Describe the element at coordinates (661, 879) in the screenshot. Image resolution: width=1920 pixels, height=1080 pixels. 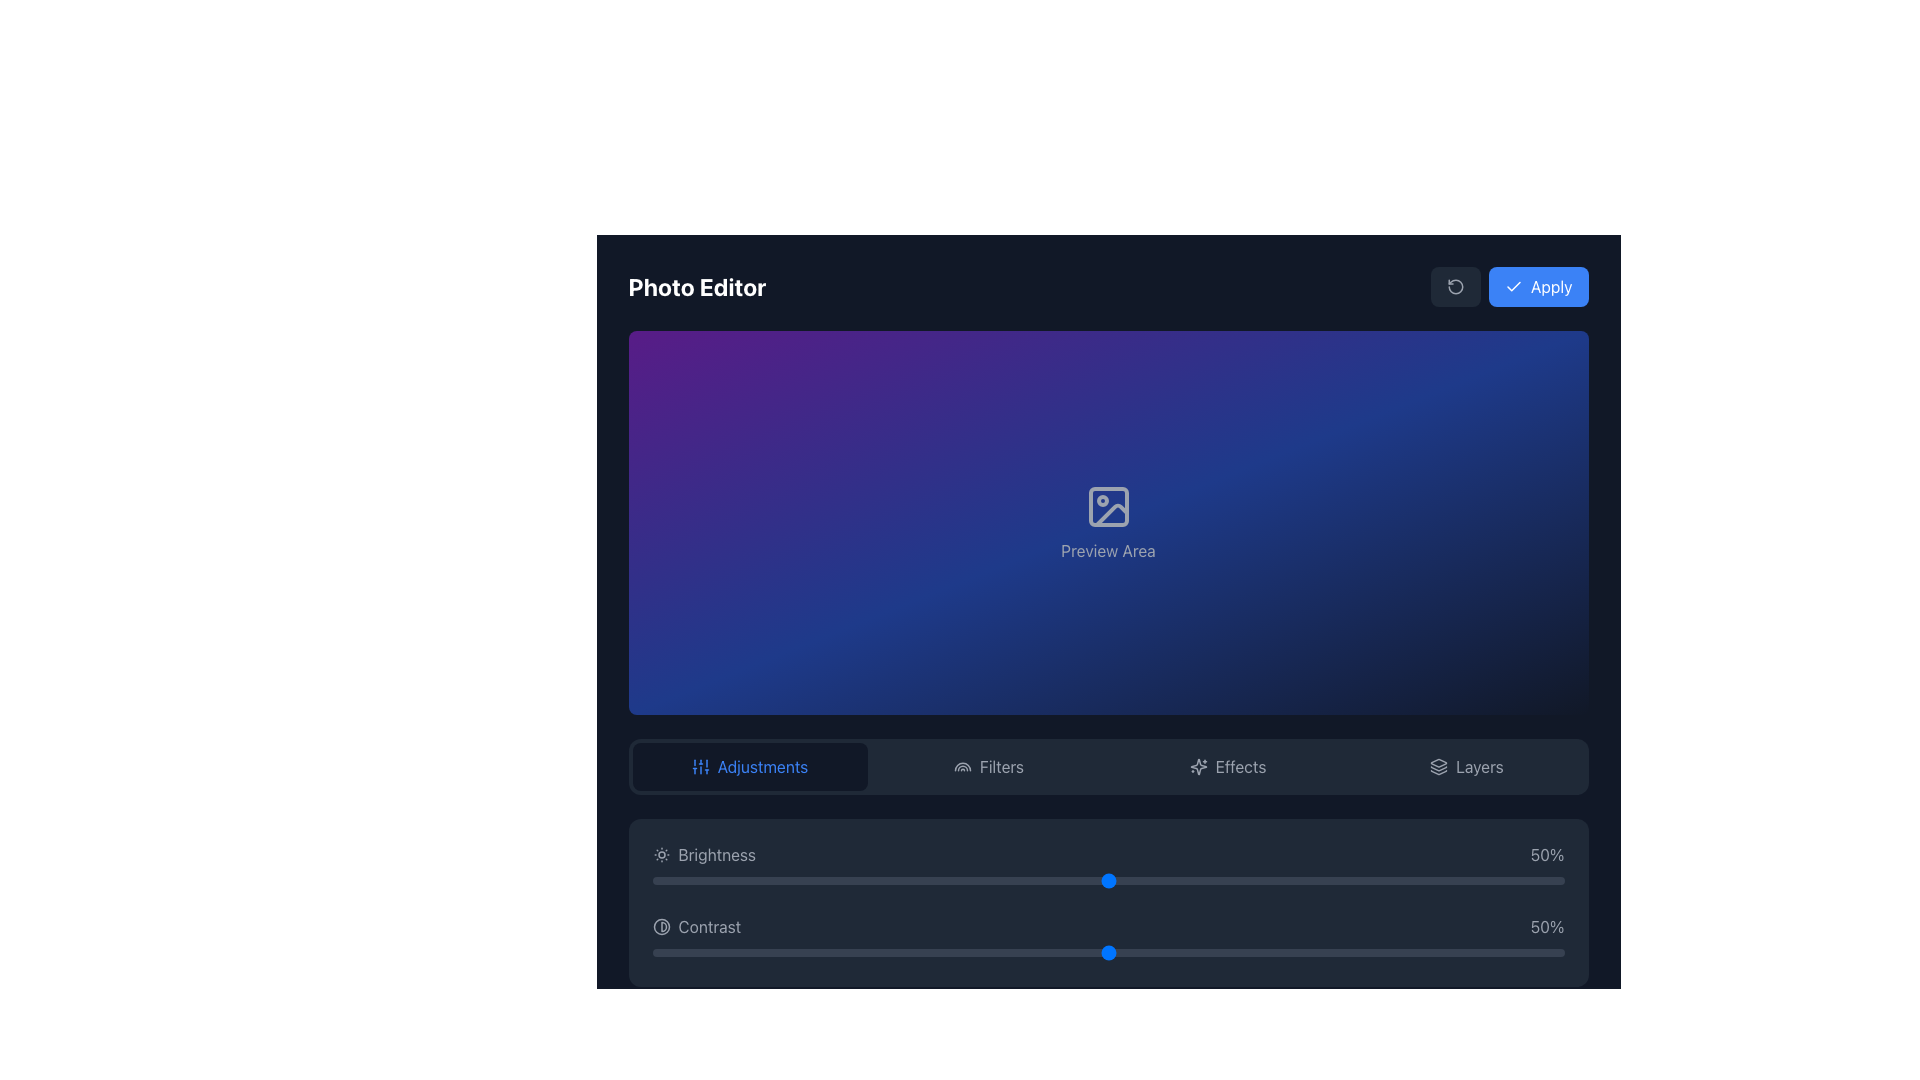
I see `the slider value` at that location.